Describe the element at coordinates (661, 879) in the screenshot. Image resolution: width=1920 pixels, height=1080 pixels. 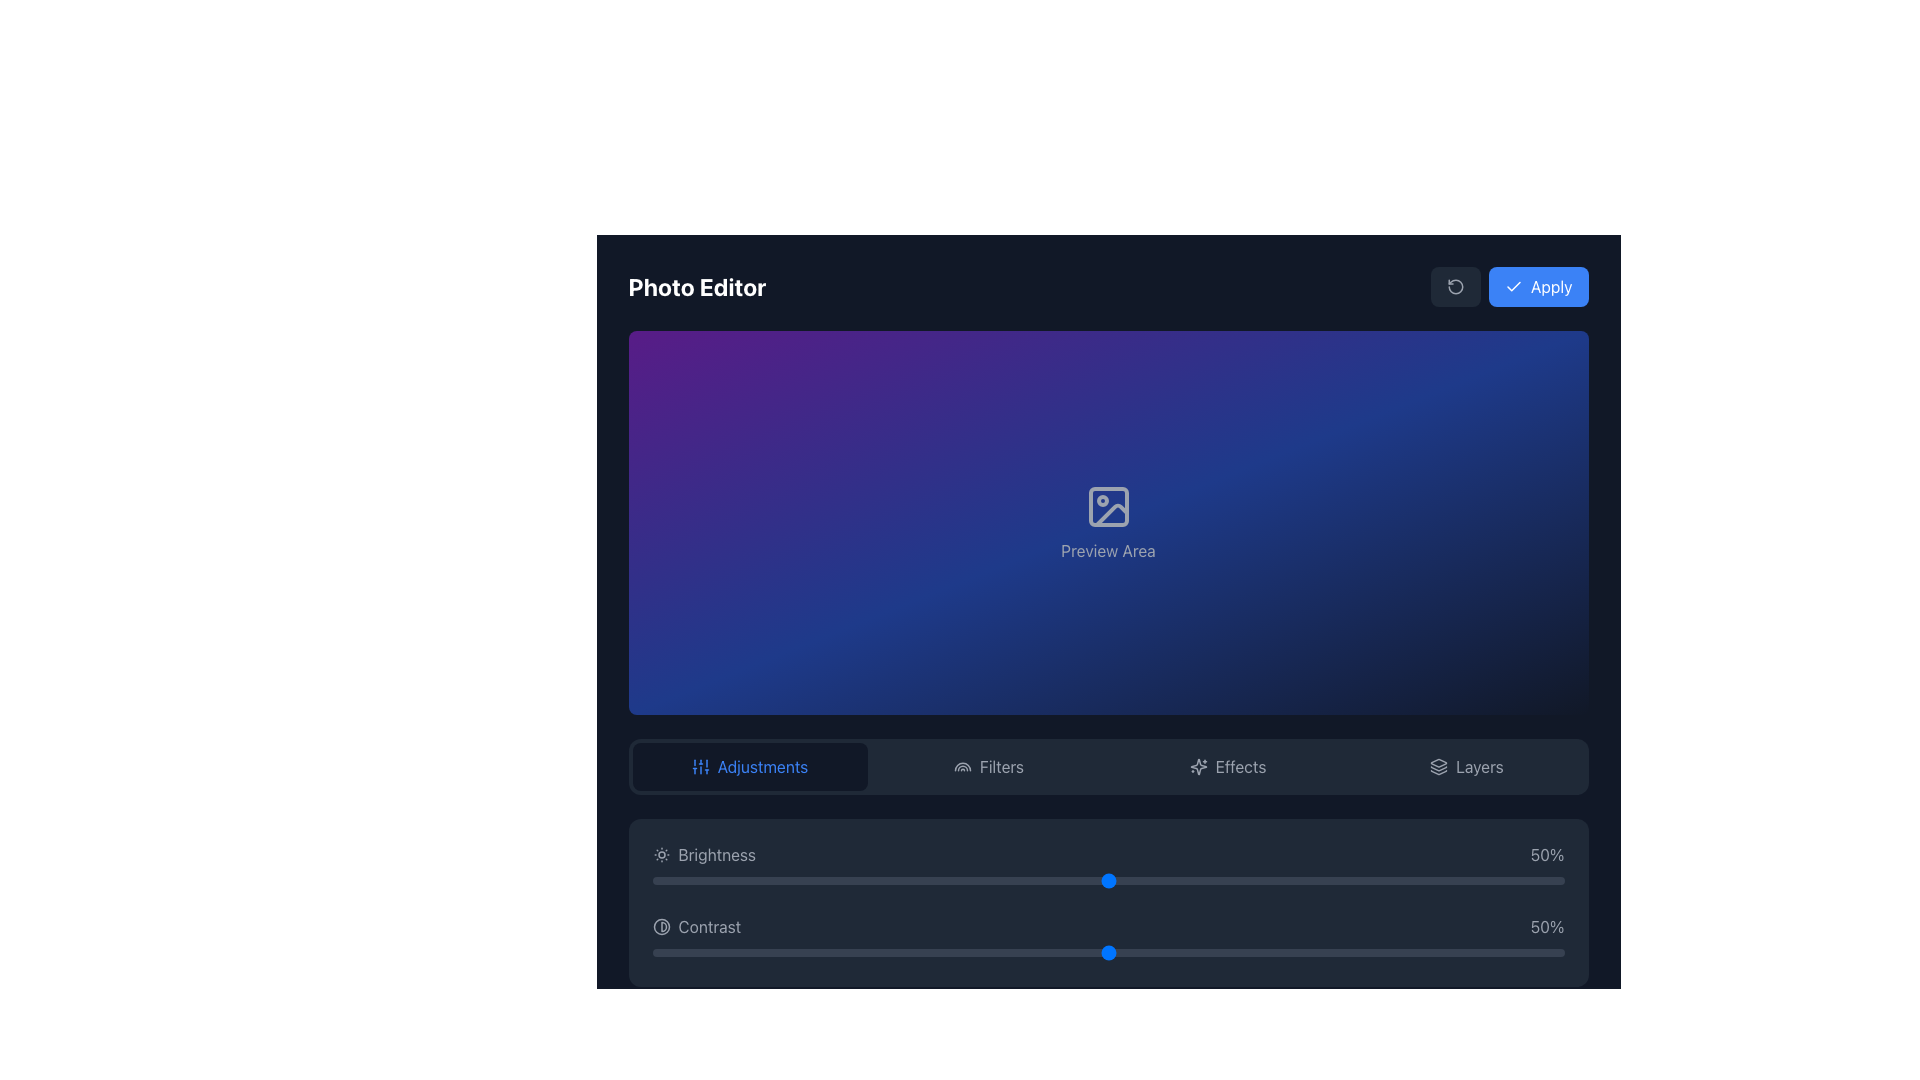
I see `the slider value` at that location.